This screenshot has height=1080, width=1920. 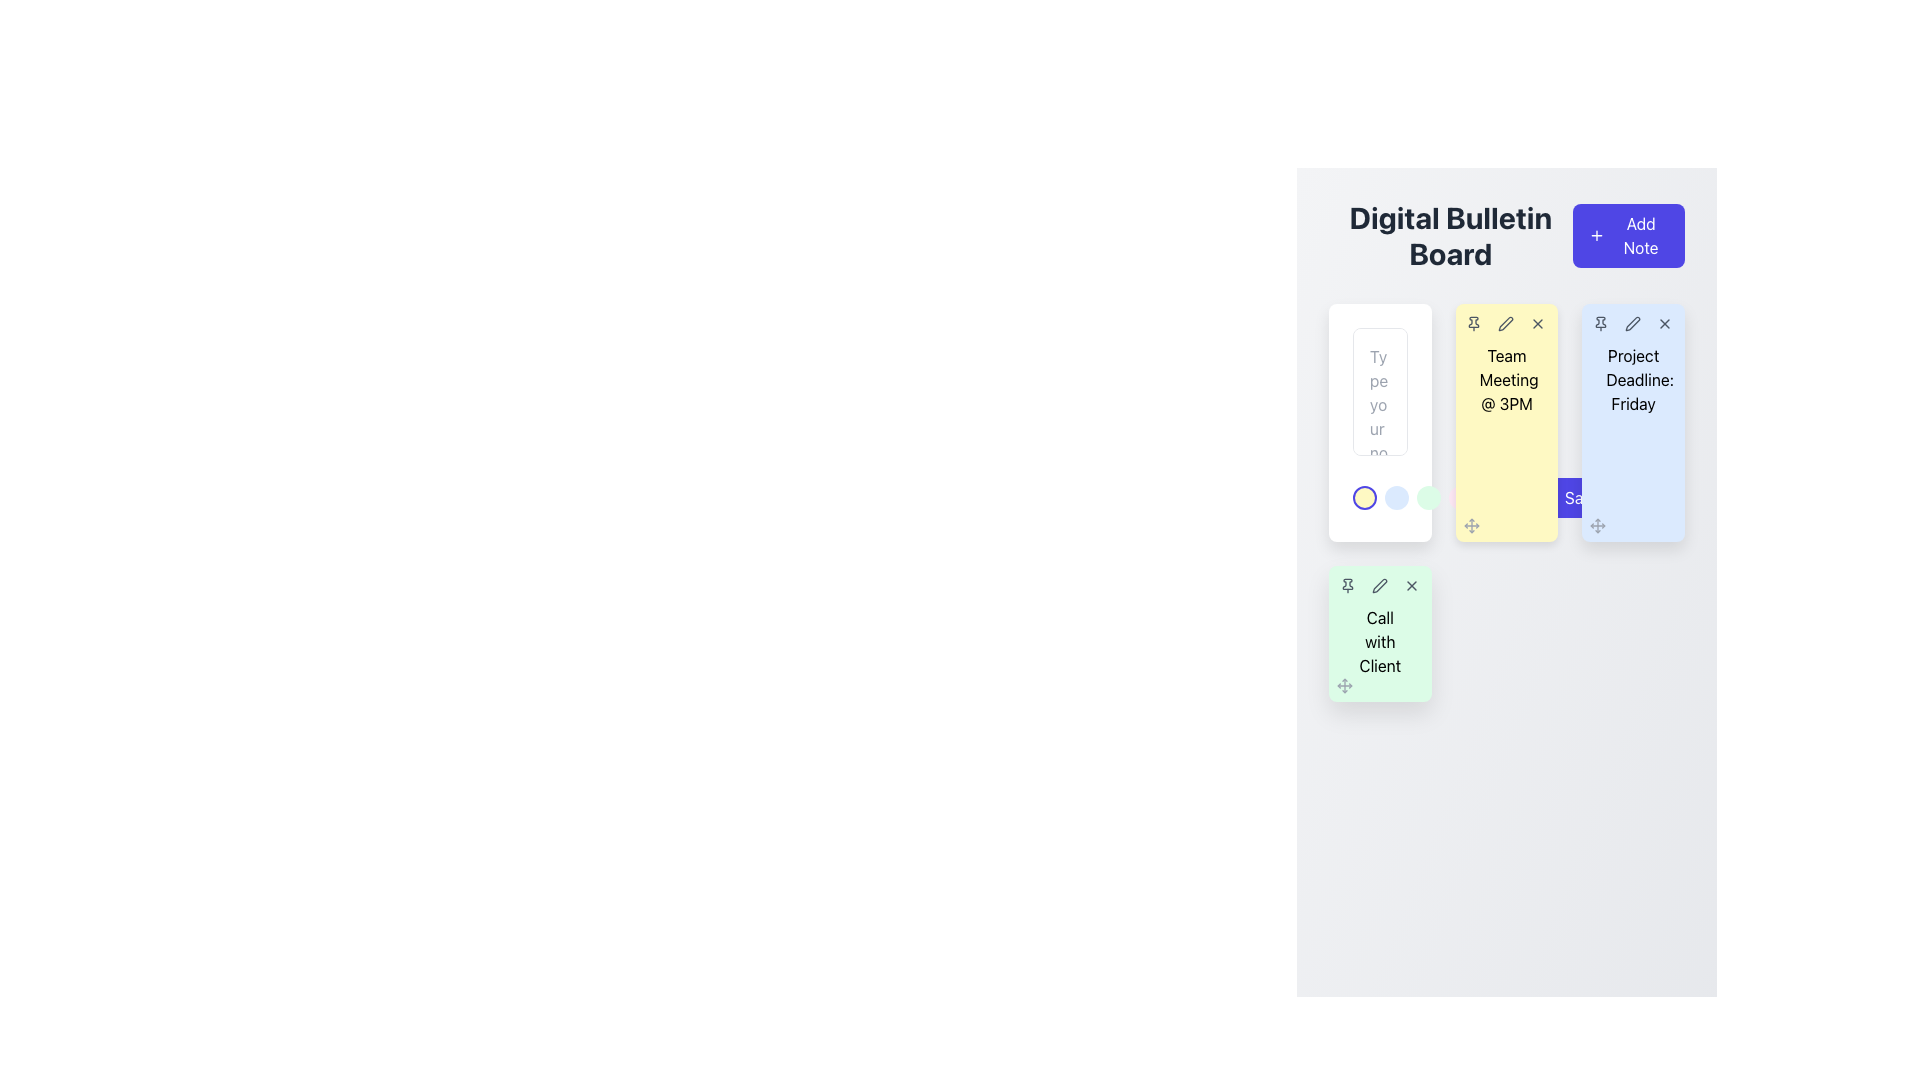 What do you see at coordinates (1428, 496) in the screenshot?
I see `the third circular button with a green background located in a horizontal row of similar buttons at the bottom-left of the white rectangular card` at bounding box center [1428, 496].